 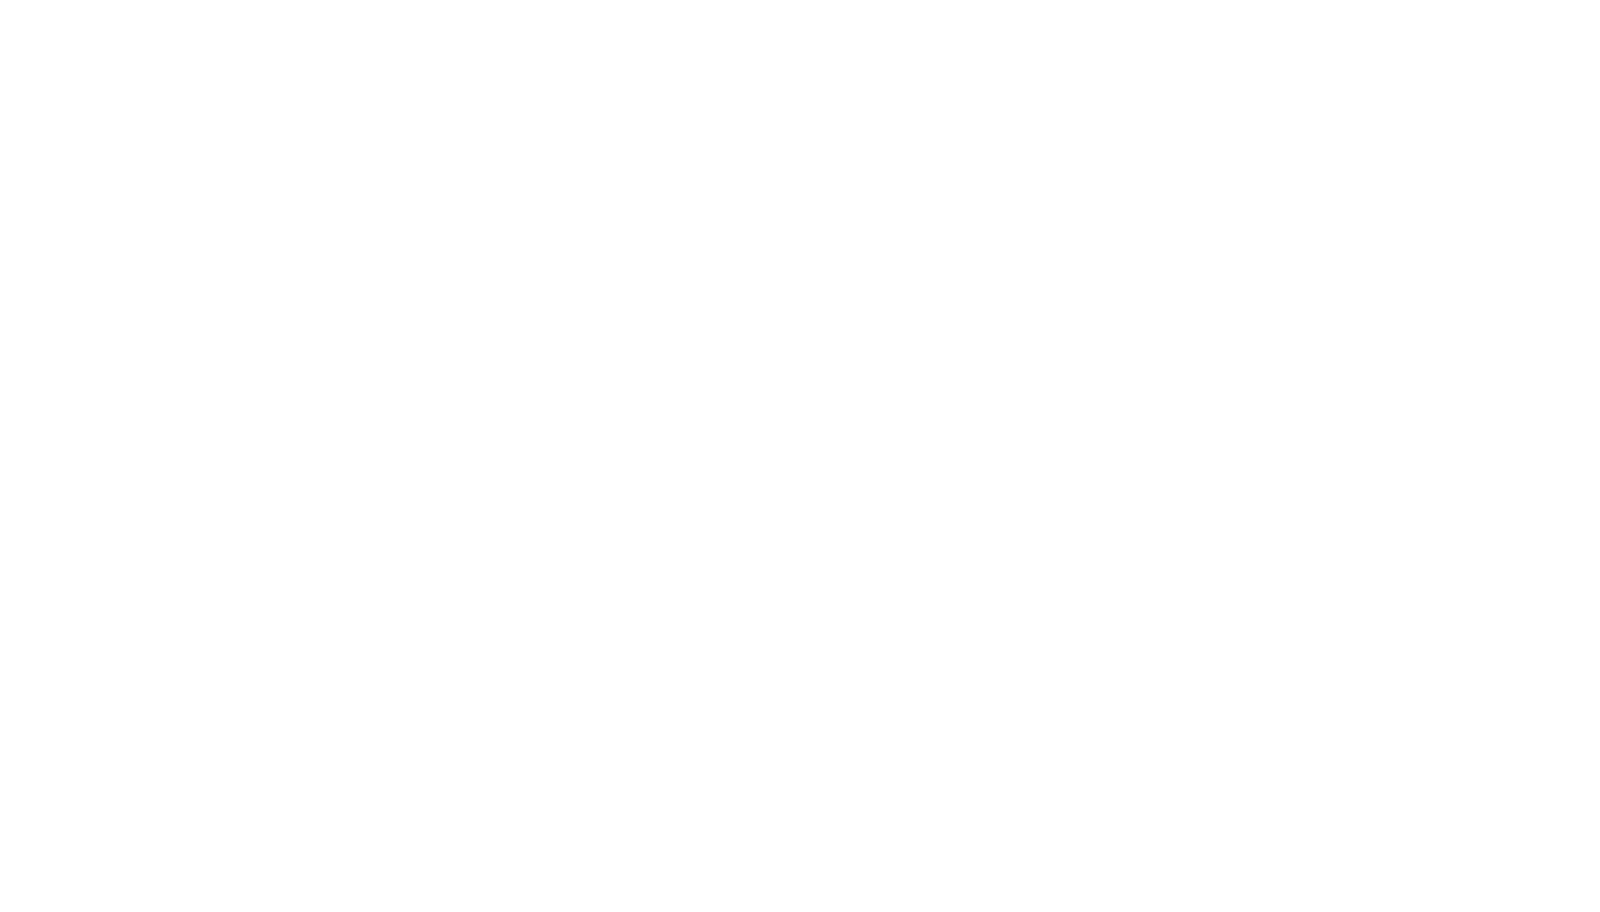 I want to click on '12 Crab Enchiladas for $48.00', so click(x=515, y=477).